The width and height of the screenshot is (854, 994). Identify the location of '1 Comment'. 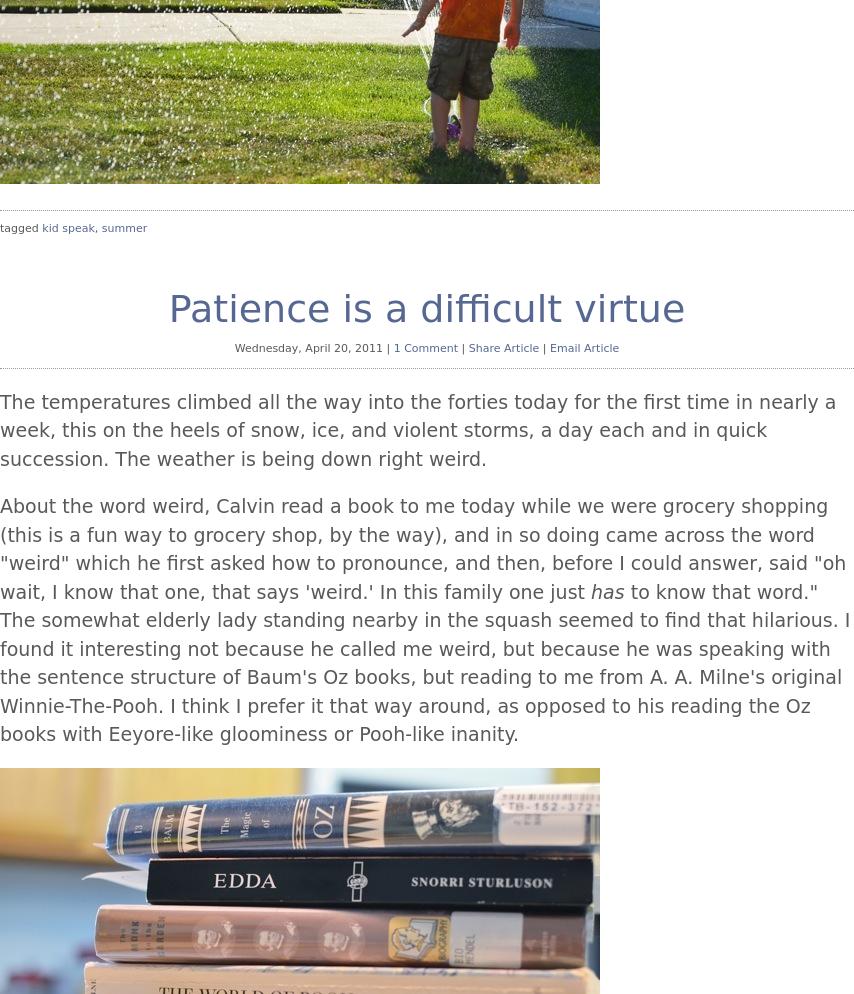
(425, 347).